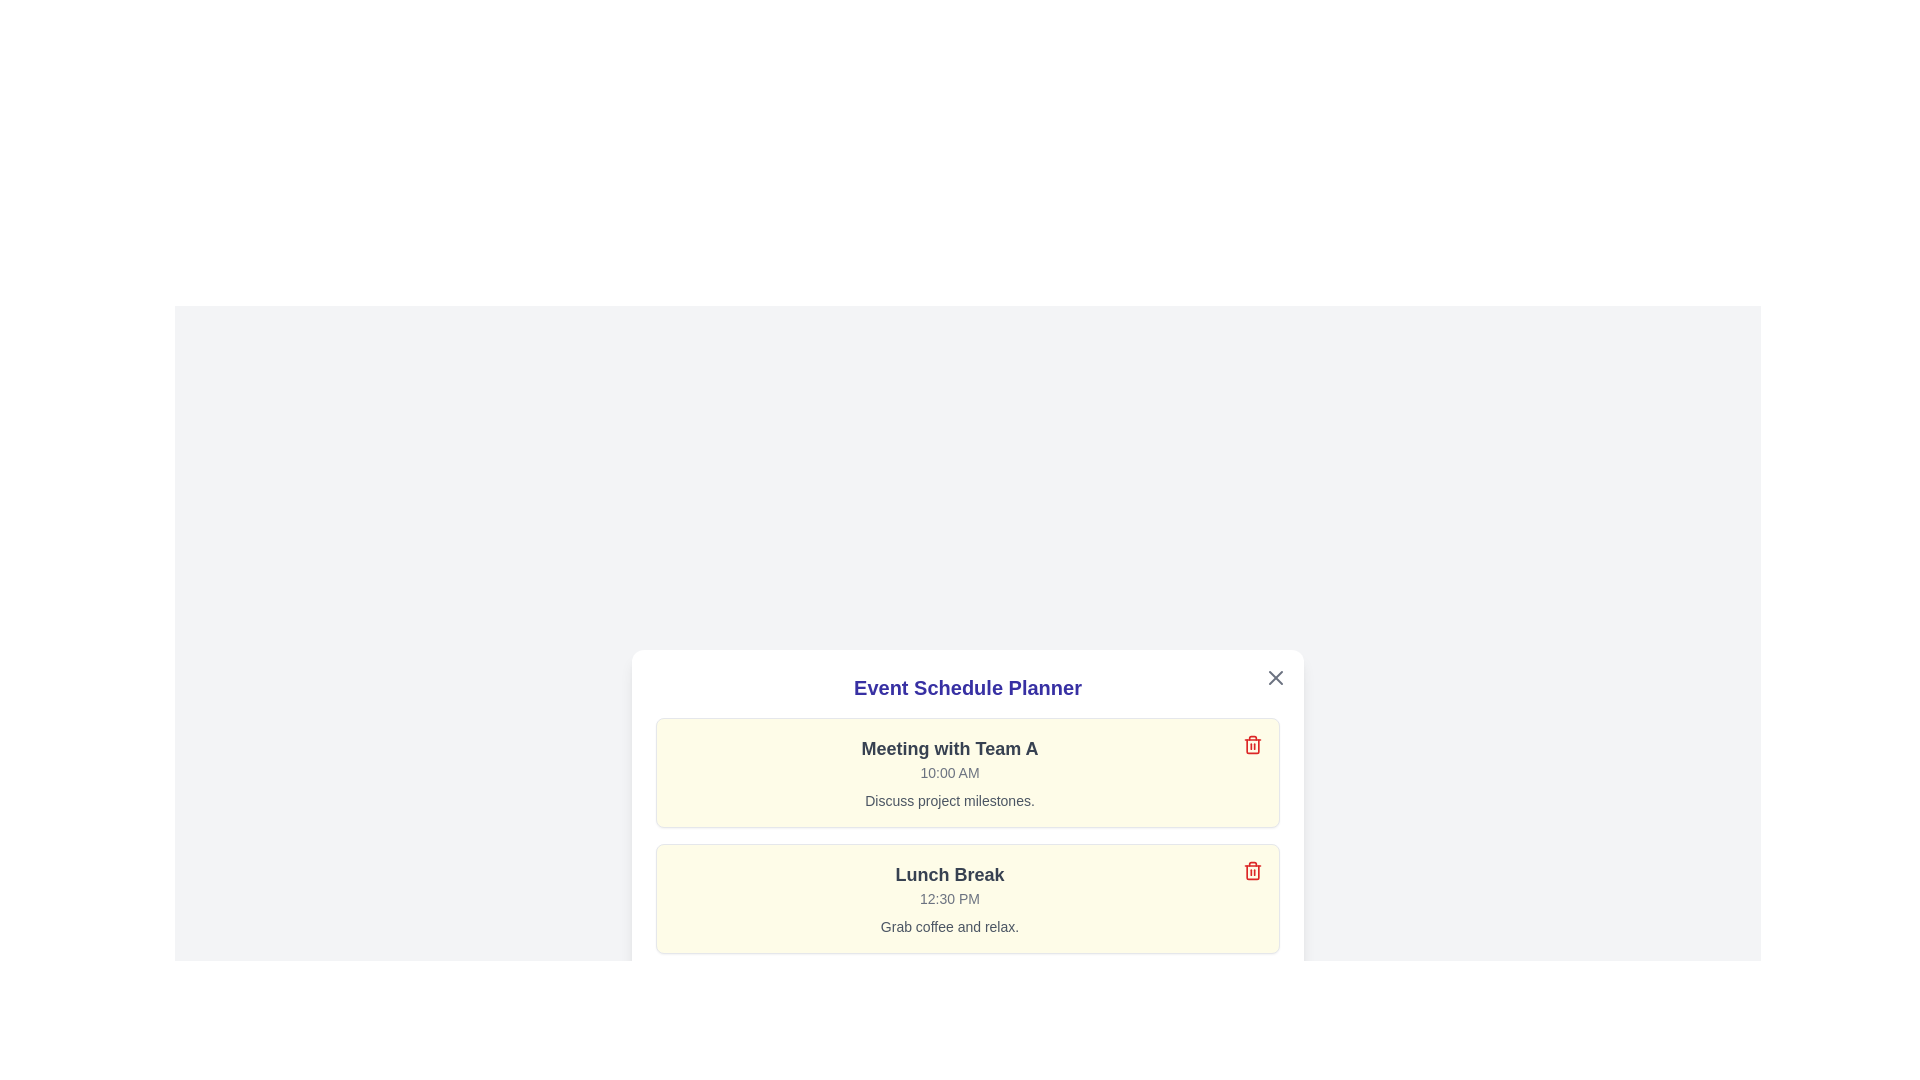  Describe the element at coordinates (968, 686) in the screenshot. I see `bold blue text titled 'Event Schedule Planner' located at the top section of the white card` at that location.